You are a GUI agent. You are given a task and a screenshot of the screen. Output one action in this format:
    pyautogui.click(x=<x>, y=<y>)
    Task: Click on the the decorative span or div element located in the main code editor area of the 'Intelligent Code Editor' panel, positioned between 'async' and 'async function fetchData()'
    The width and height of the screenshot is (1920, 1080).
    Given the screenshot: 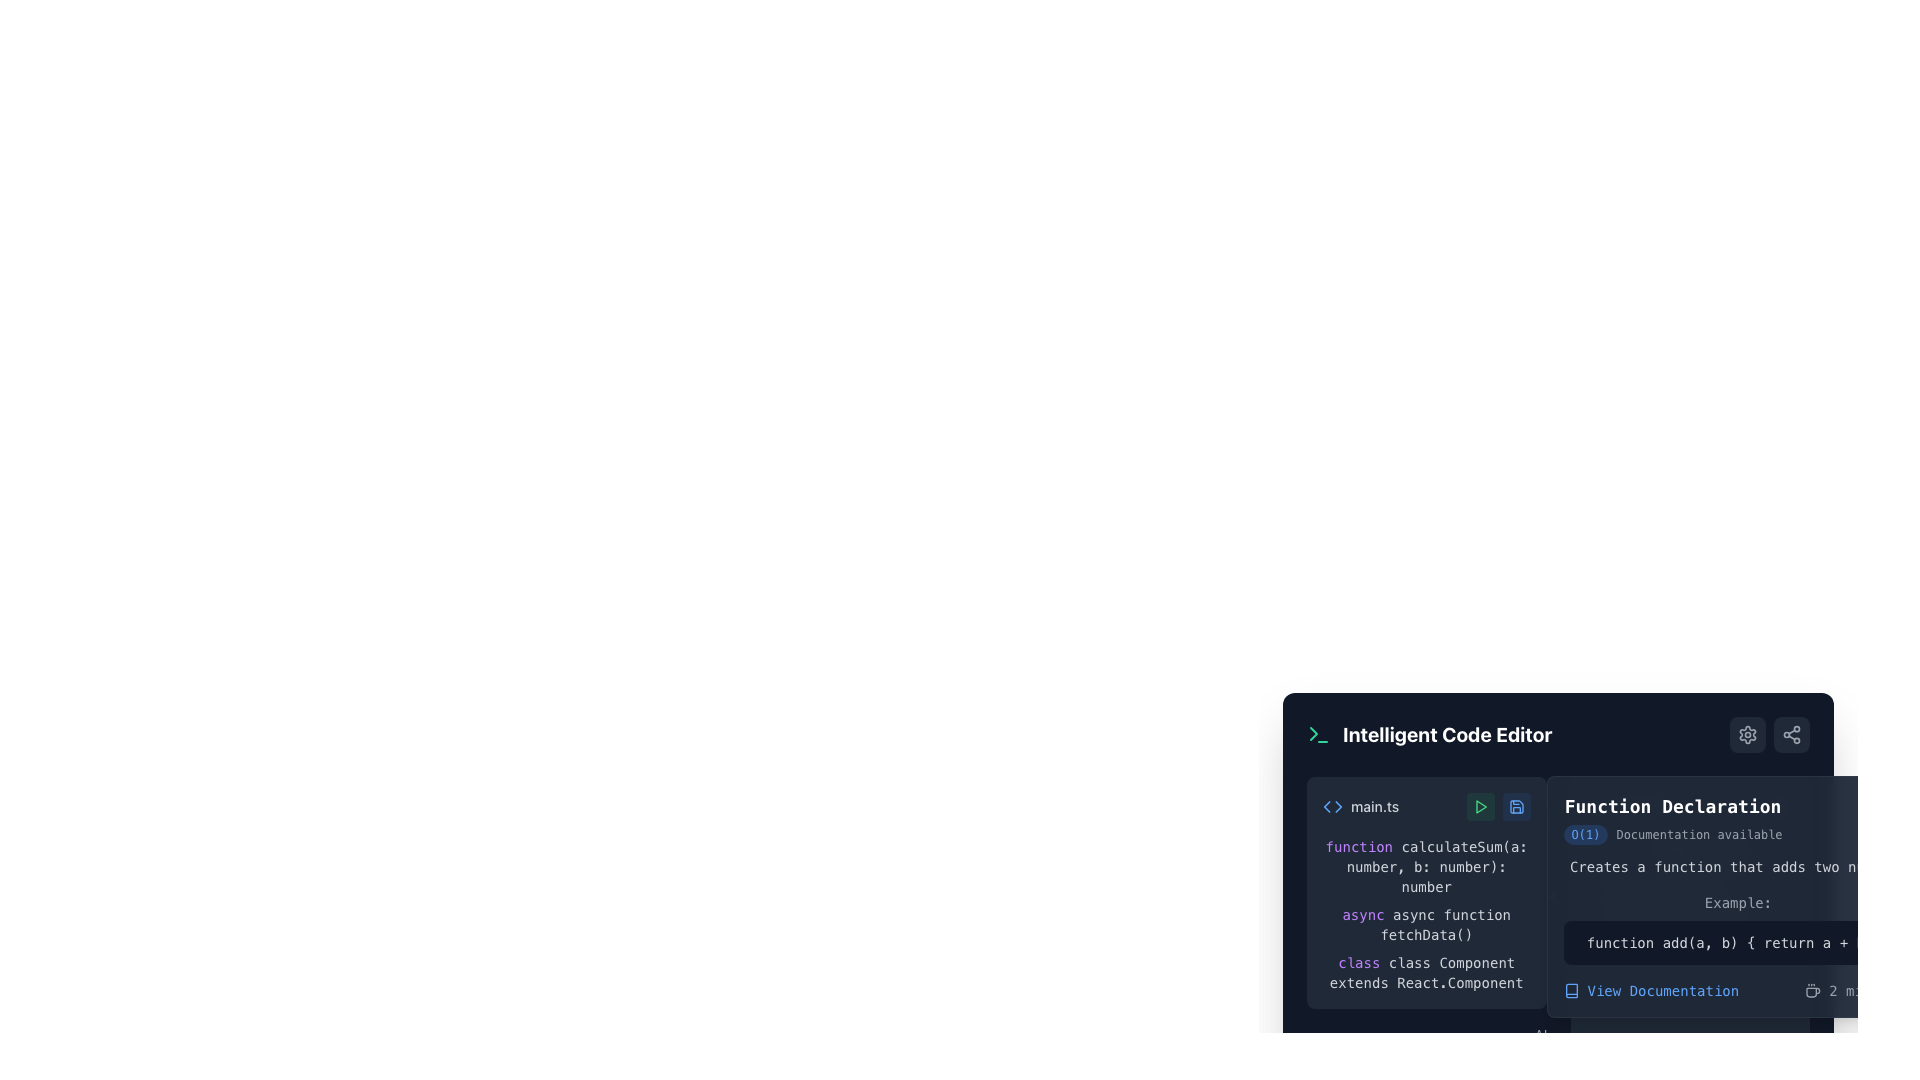 What is the action you would take?
    pyautogui.click(x=1387, y=914)
    